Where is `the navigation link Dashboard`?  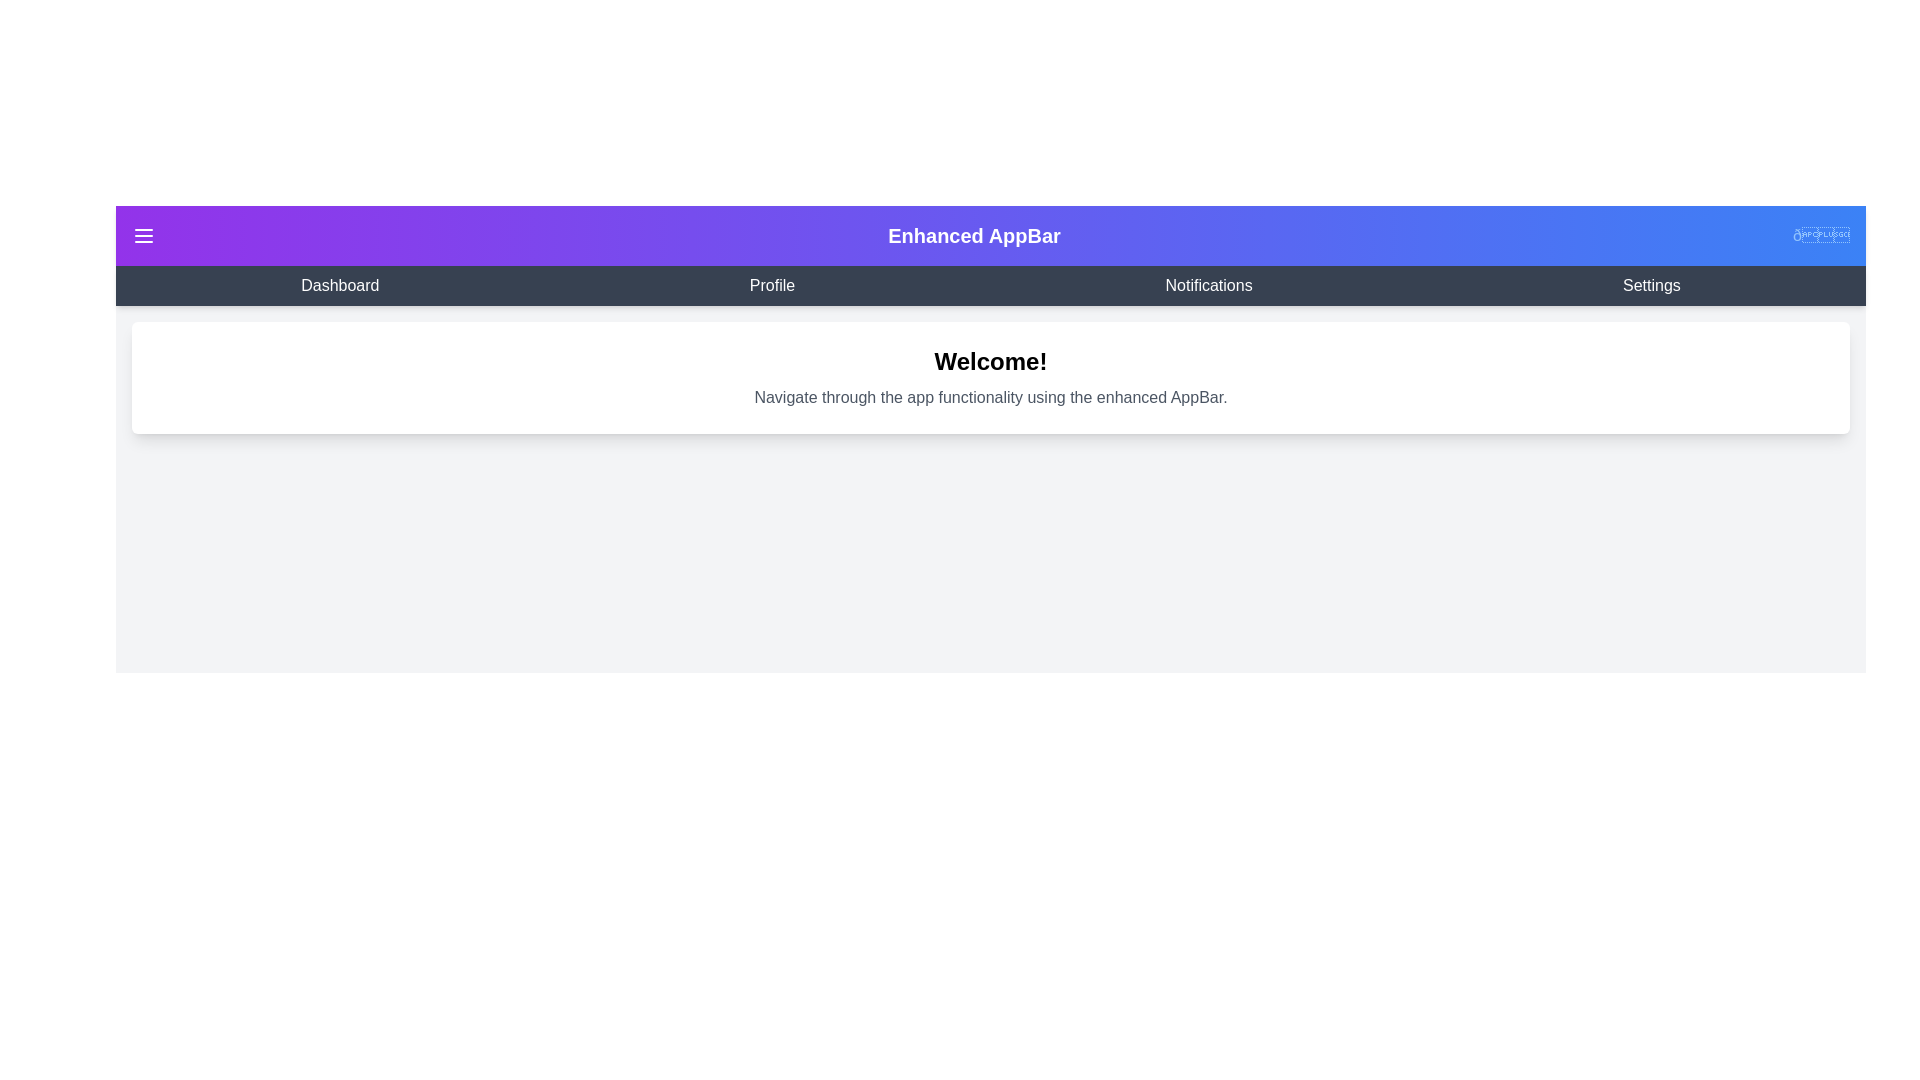 the navigation link Dashboard is located at coordinates (340, 285).